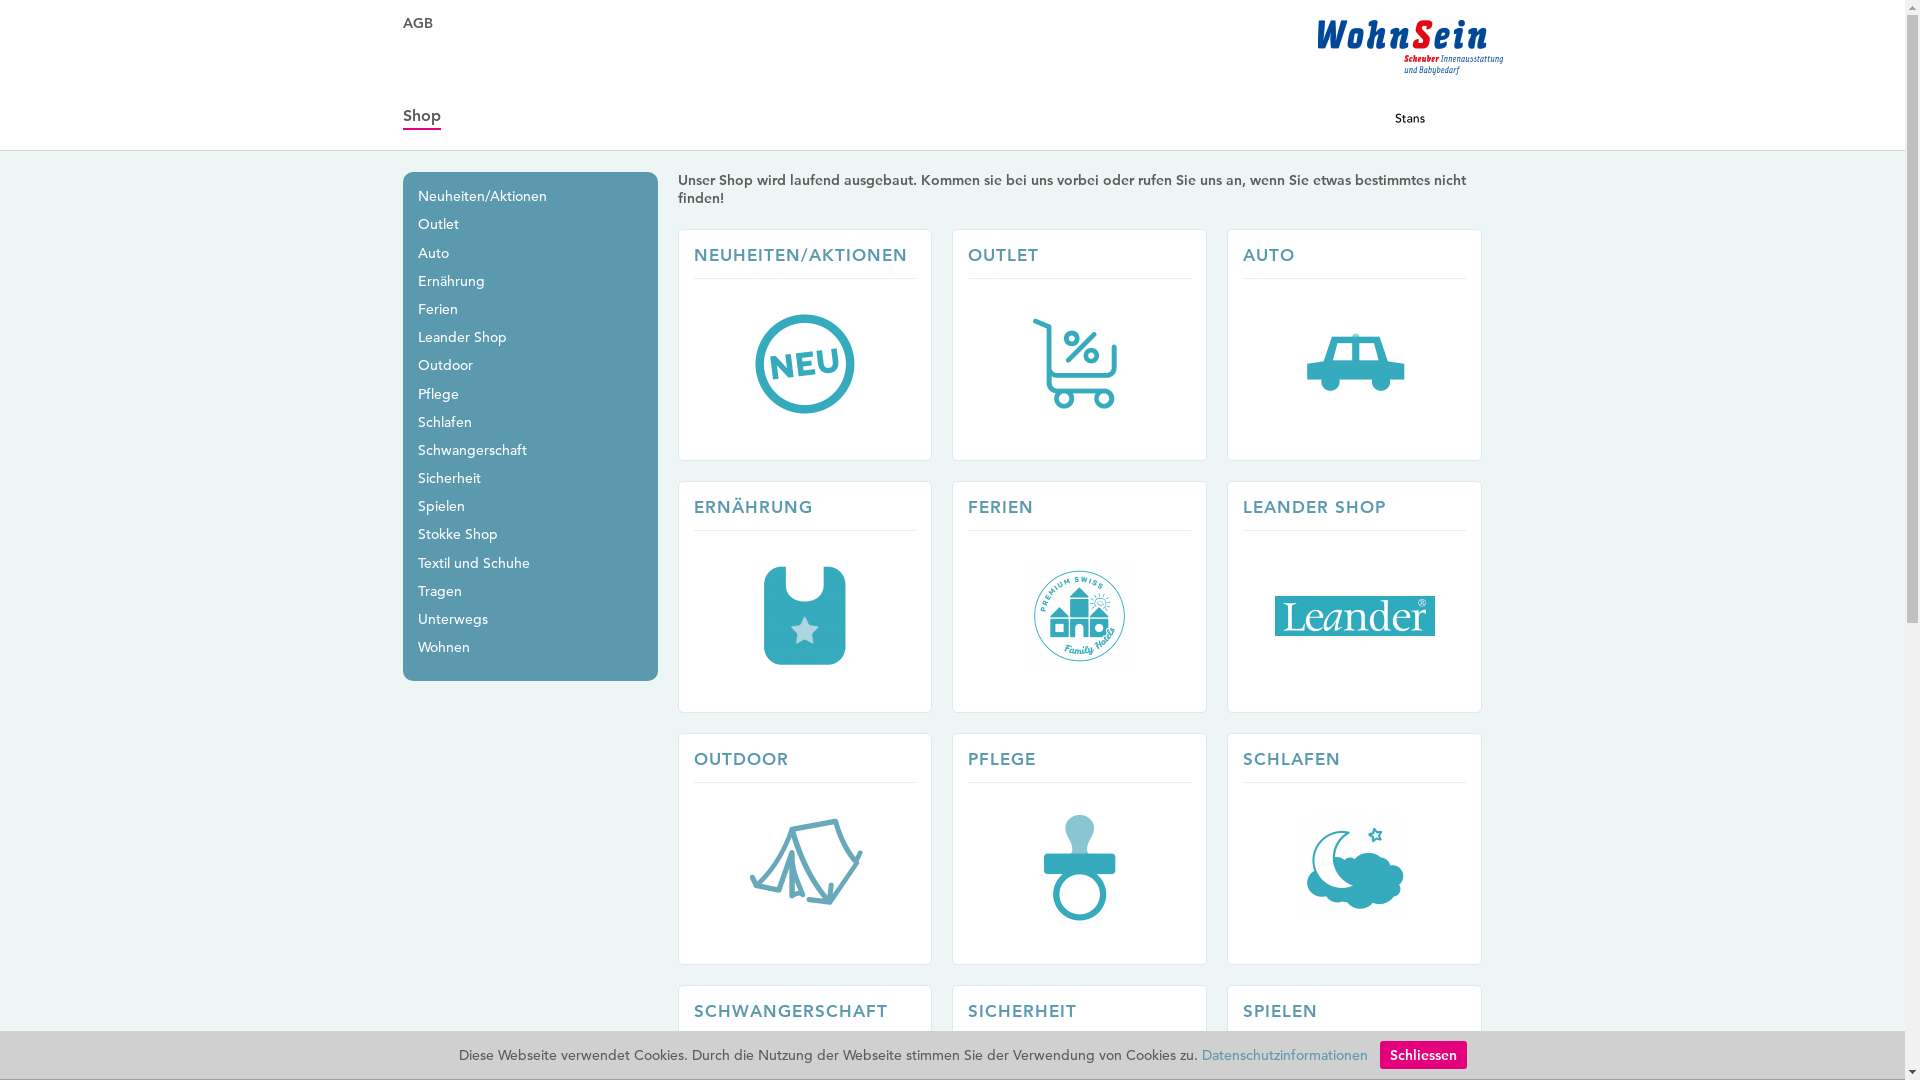  I want to click on 'Wohnen', so click(443, 647).